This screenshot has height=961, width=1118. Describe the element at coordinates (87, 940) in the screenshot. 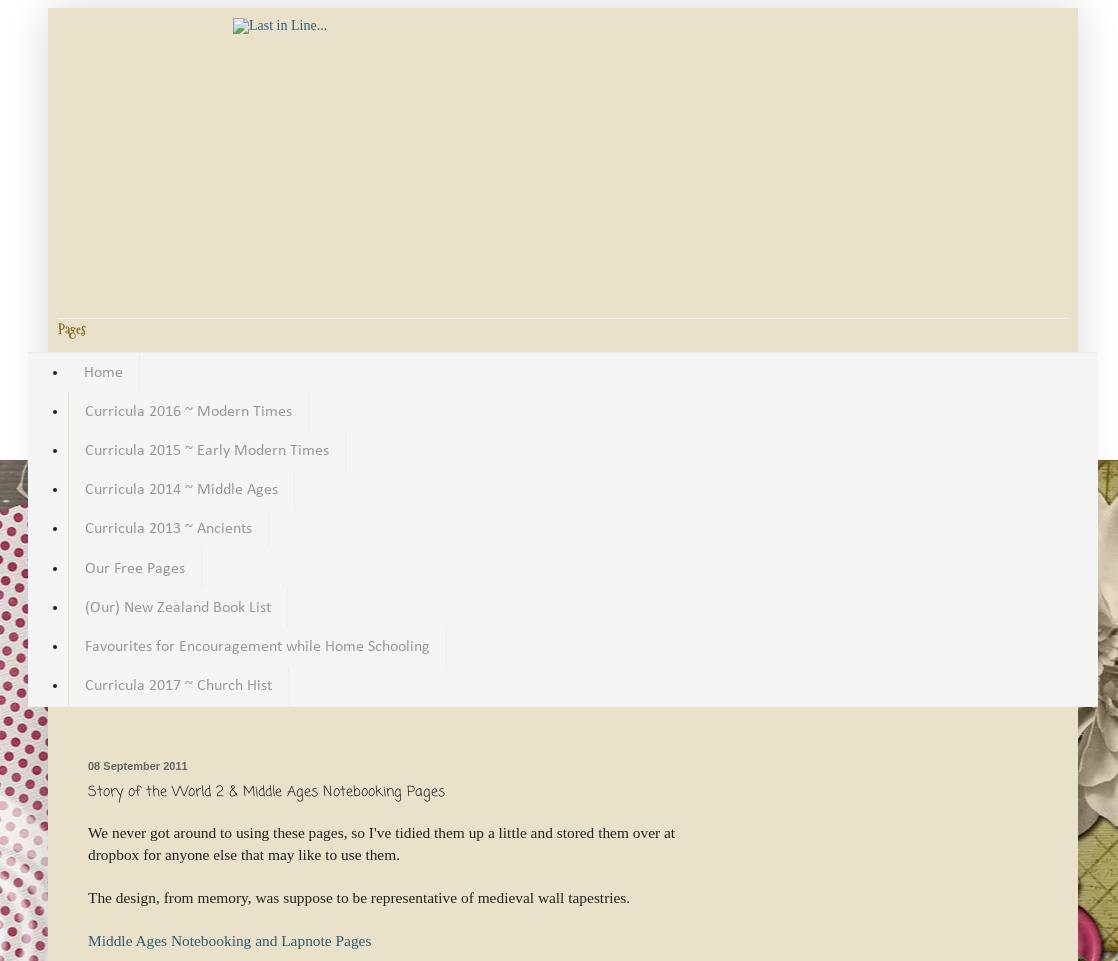

I see `'Middle Ages Notebooking and Lapnote Pages'` at that location.